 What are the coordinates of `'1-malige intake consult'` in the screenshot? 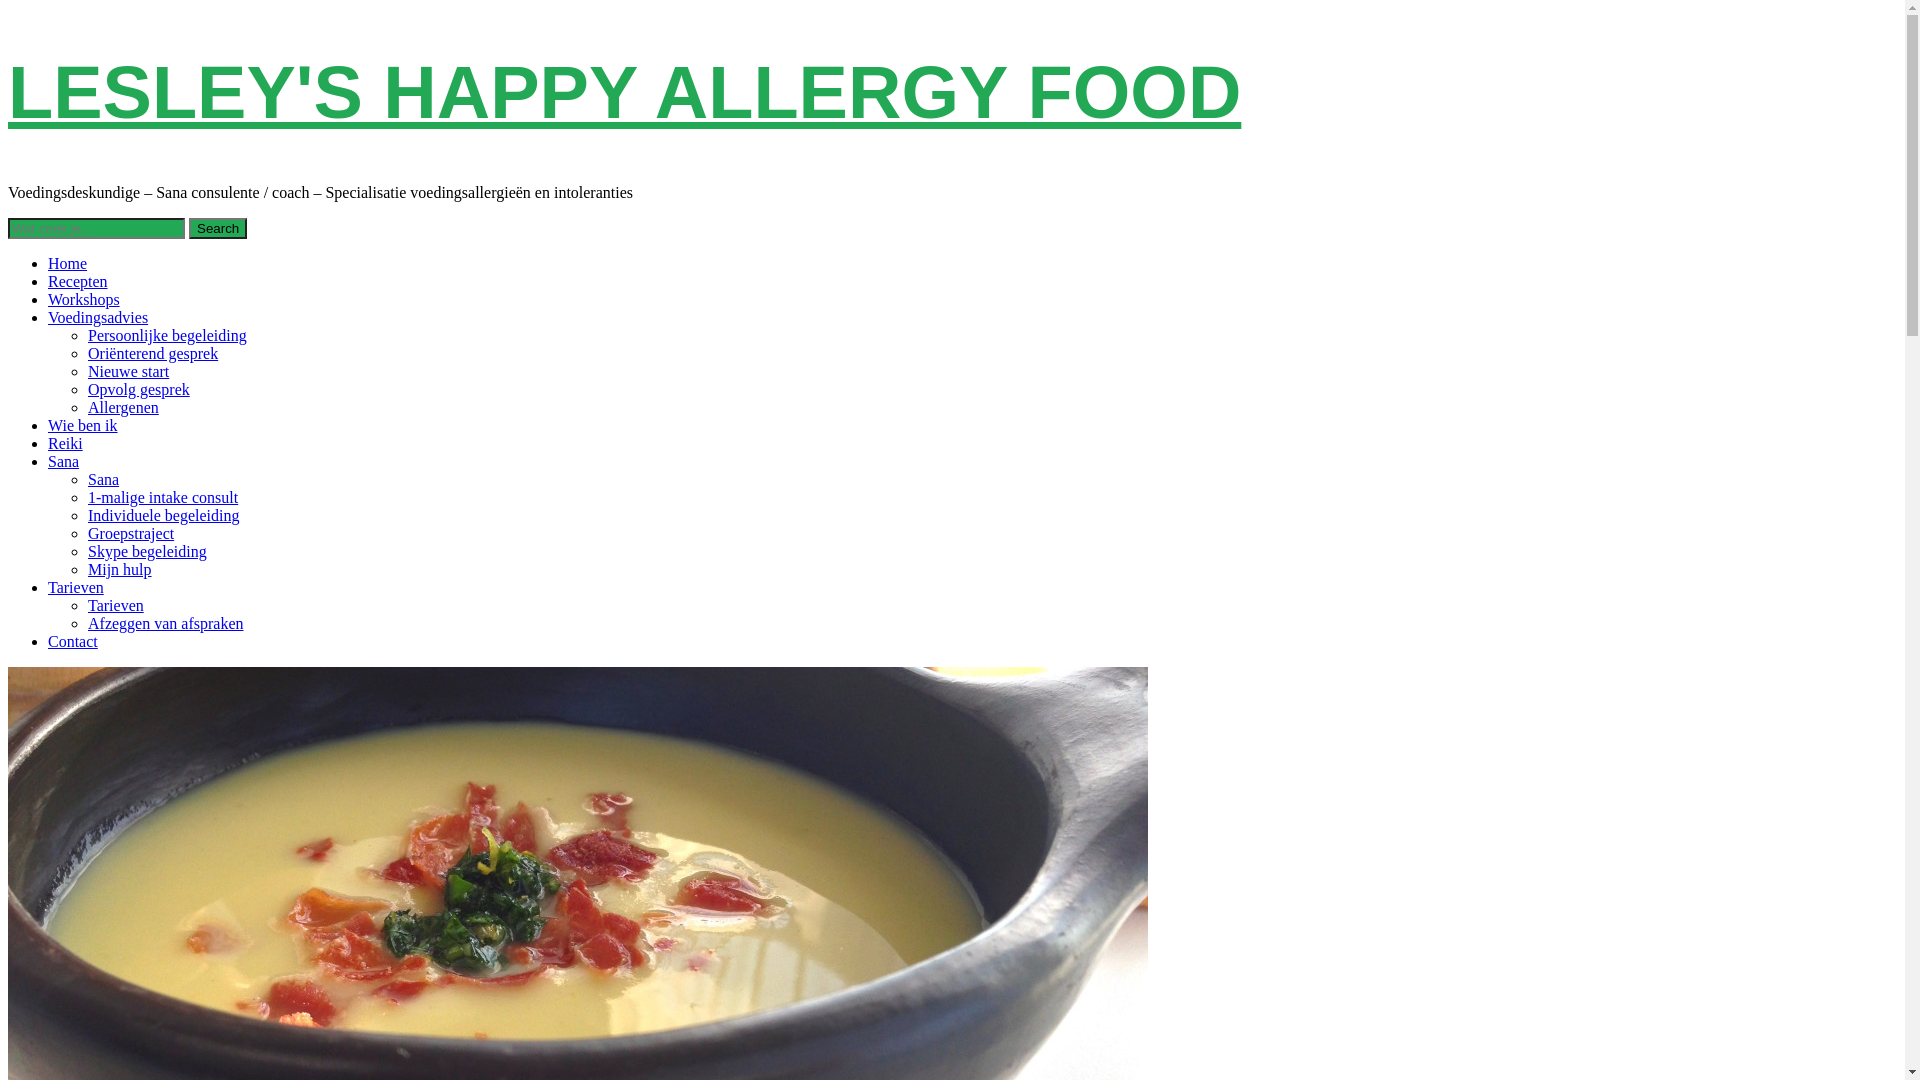 It's located at (163, 496).